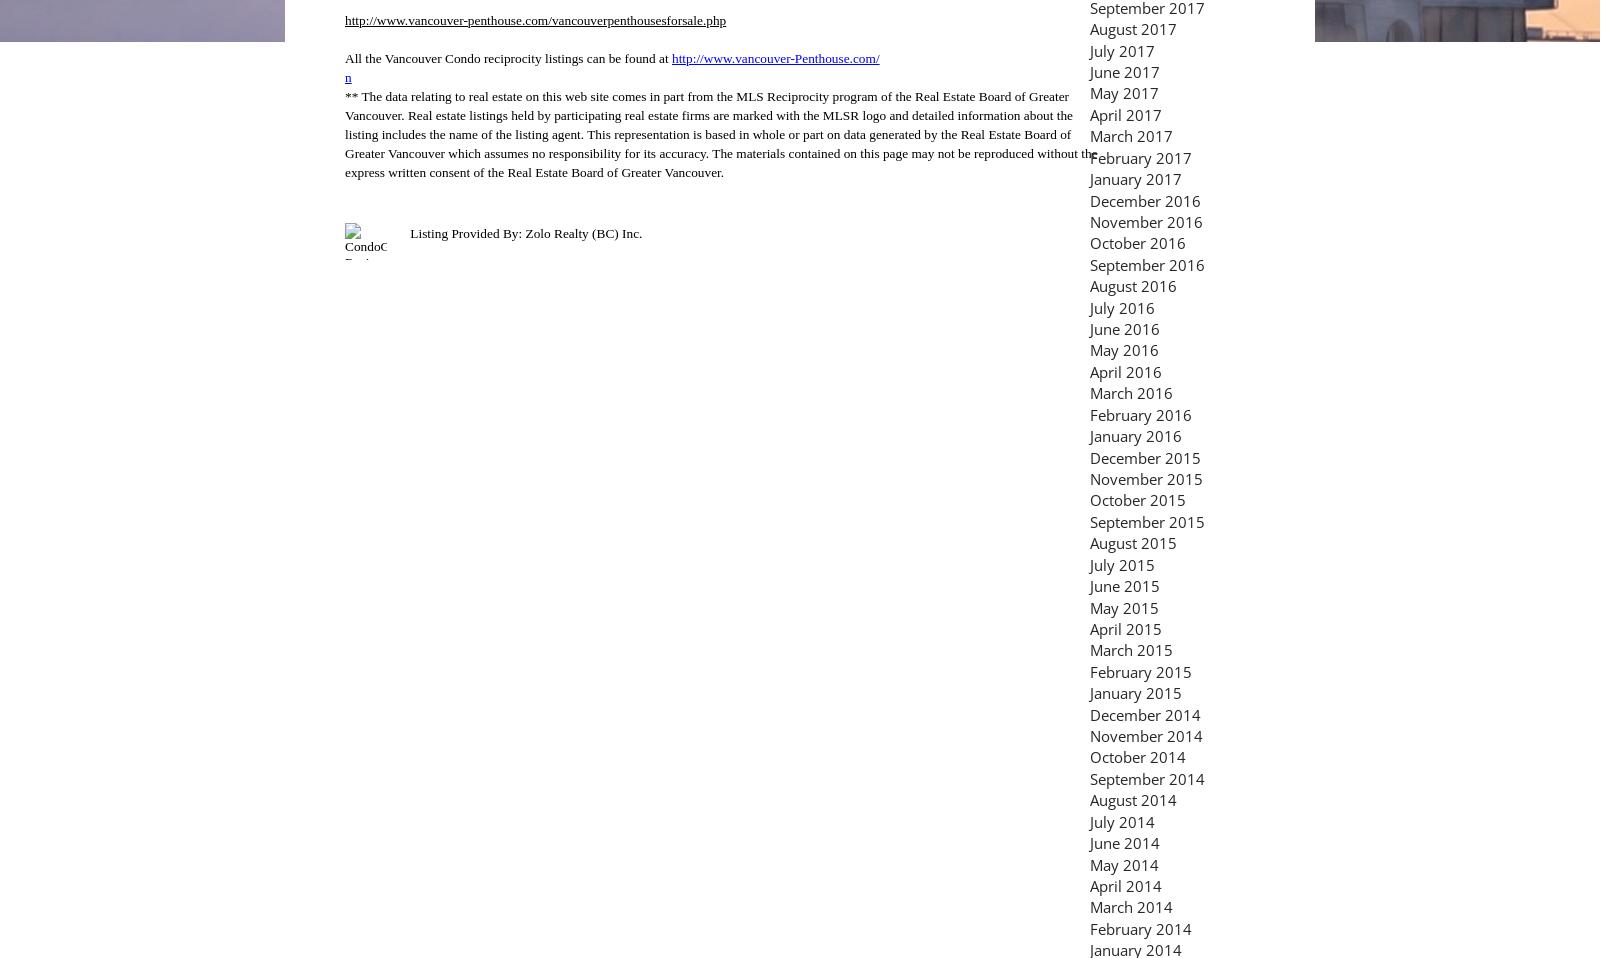  What do you see at coordinates (1089, 928) in the screenshot?
I see `'February 2014'` at bounding box center [1089, 928].